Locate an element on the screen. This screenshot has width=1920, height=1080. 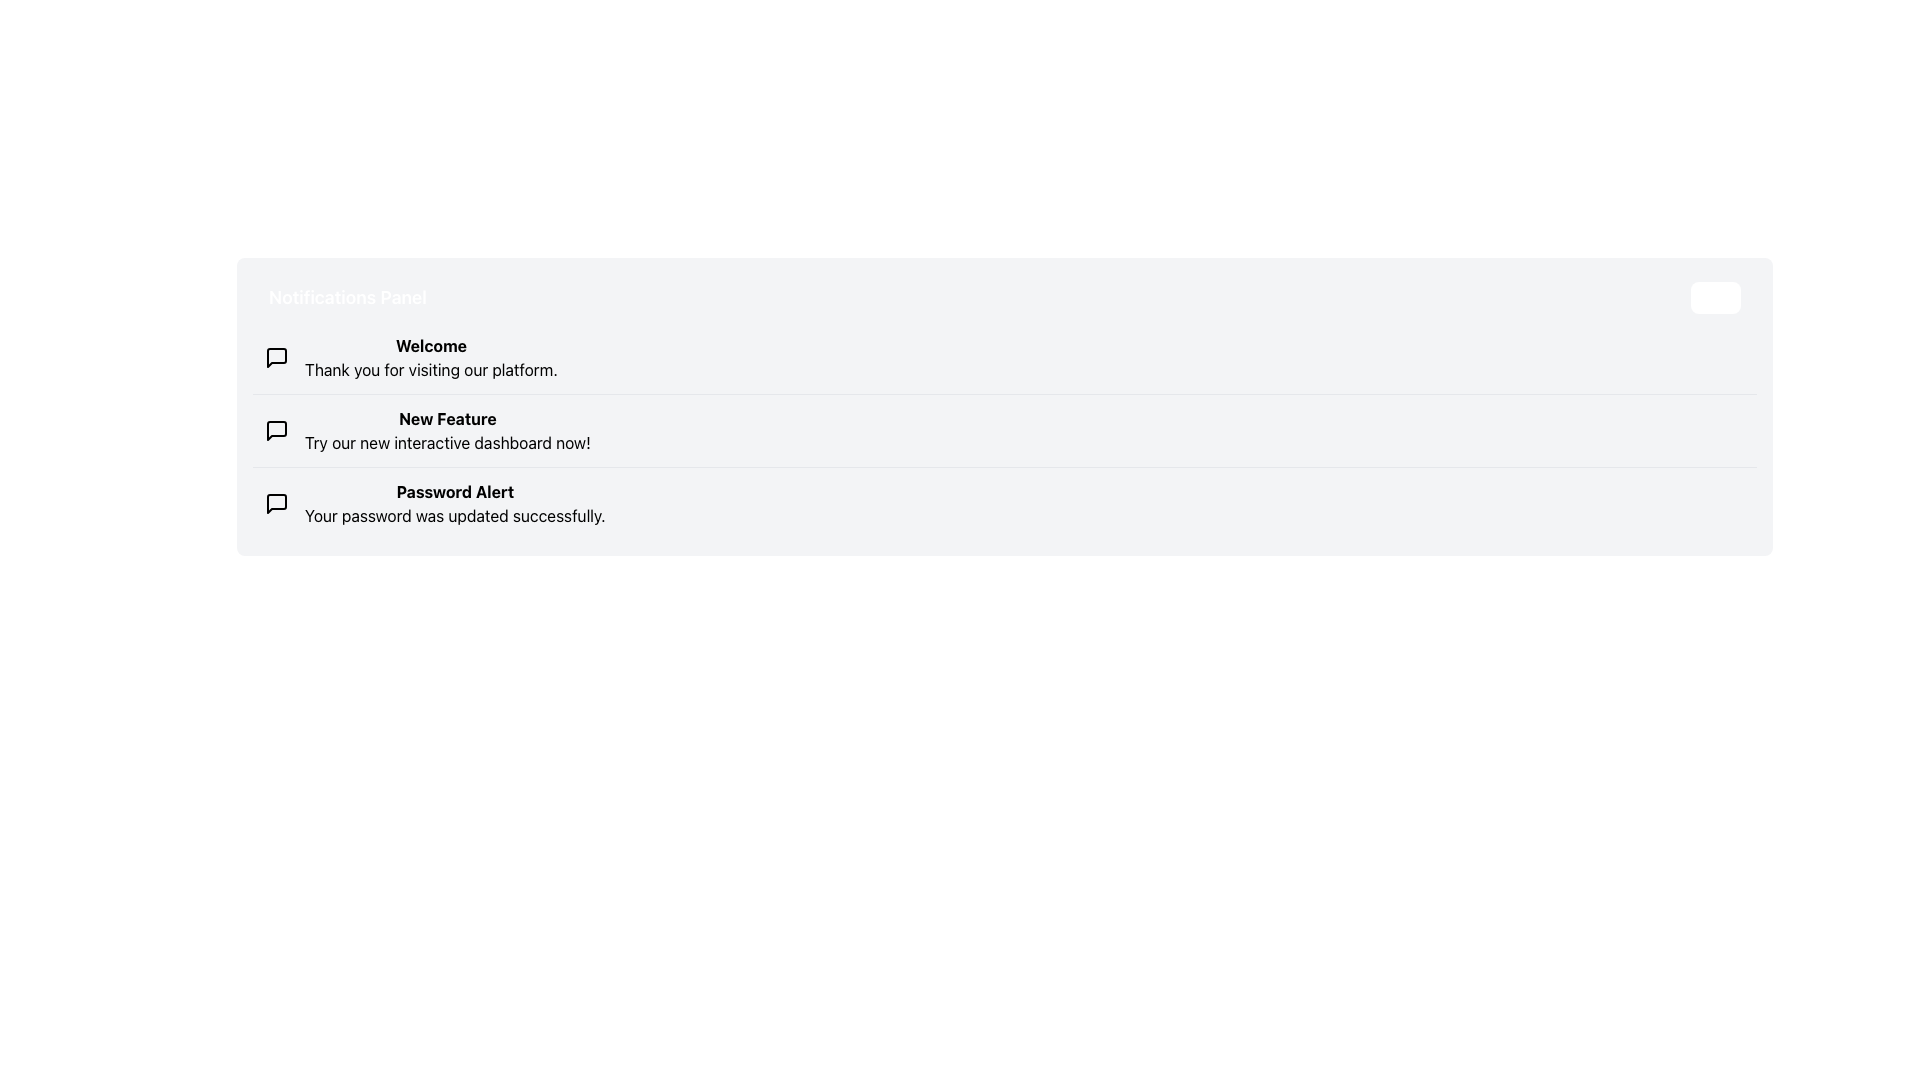
the body message text of the 'Password Alert' notification to interact with it is located at coordinates (454, 515).